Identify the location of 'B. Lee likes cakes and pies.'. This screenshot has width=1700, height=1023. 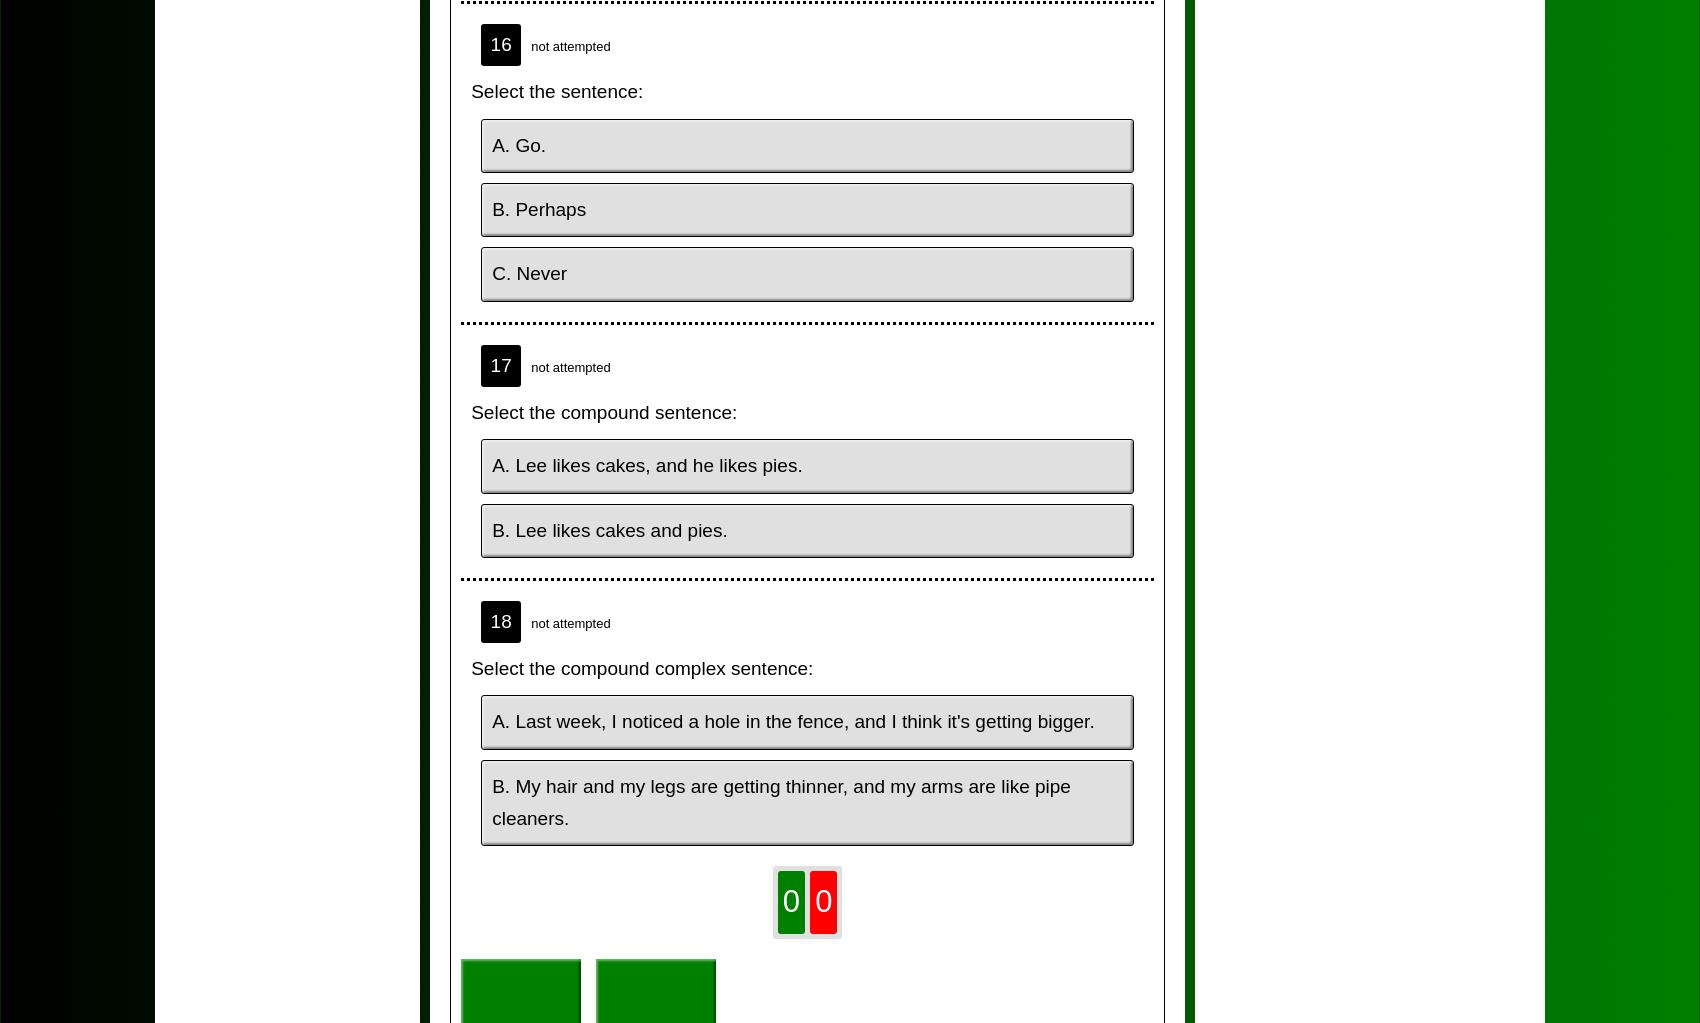
(608, 528).